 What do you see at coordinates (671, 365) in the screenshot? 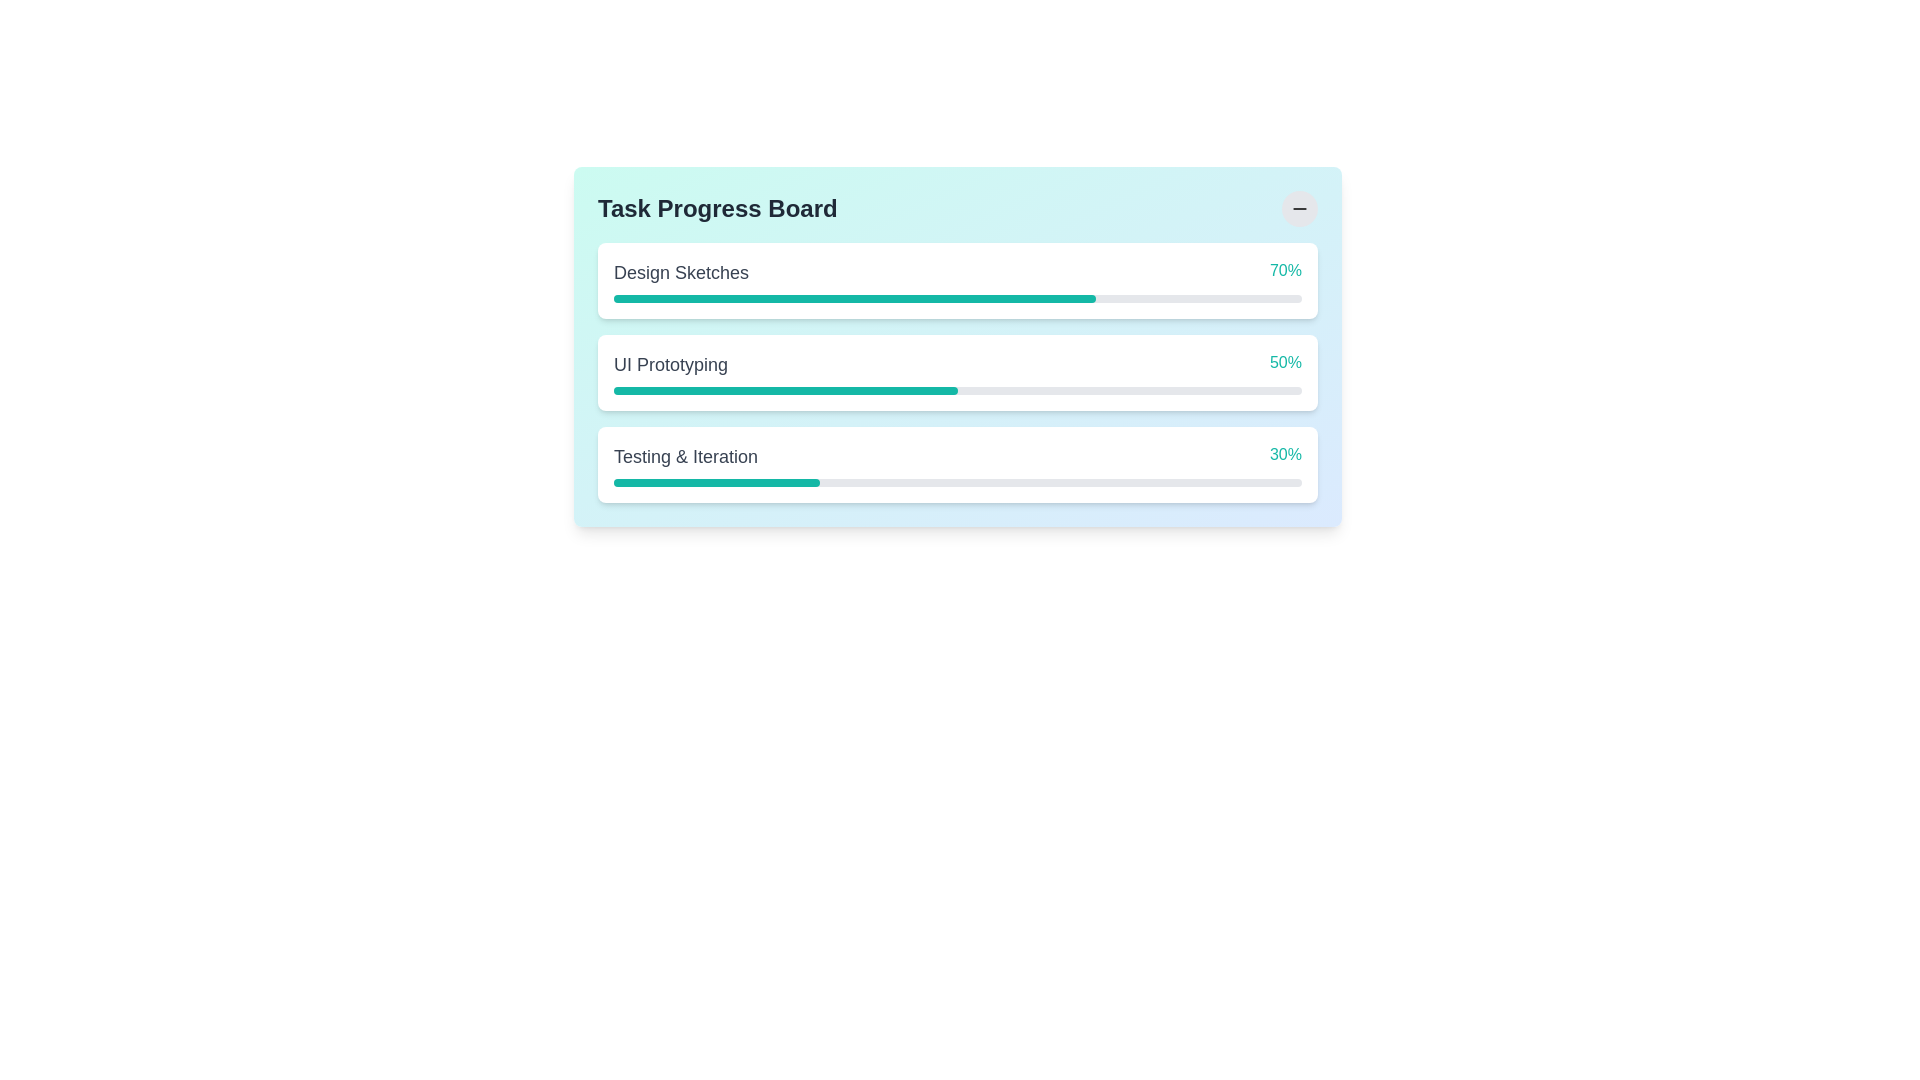
I see `text label displaying 'UI Prototyping' located in the second progress bar card on the task progress board, adjacent to the '50%' percentage indicator` at bounding box center [671, 365].